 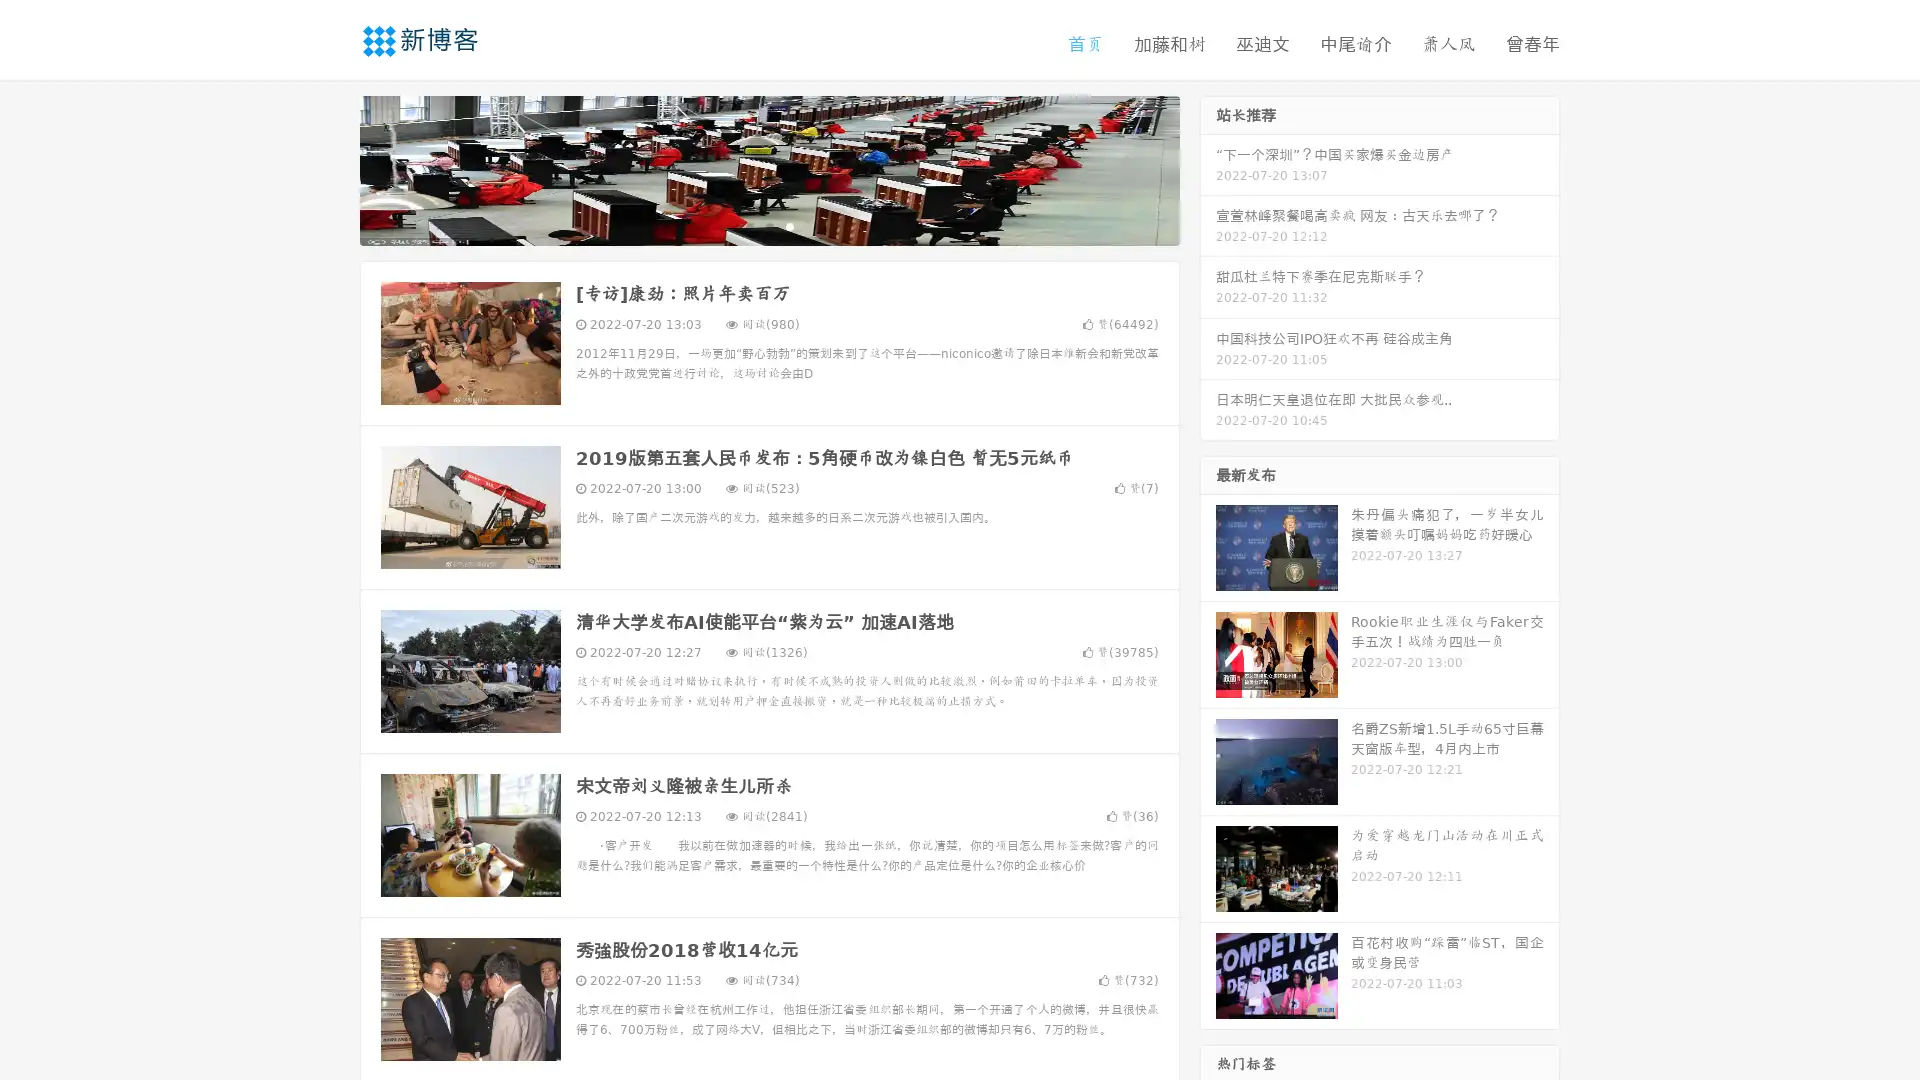 I want to click on Next slide, so click(x=1208, y=168).